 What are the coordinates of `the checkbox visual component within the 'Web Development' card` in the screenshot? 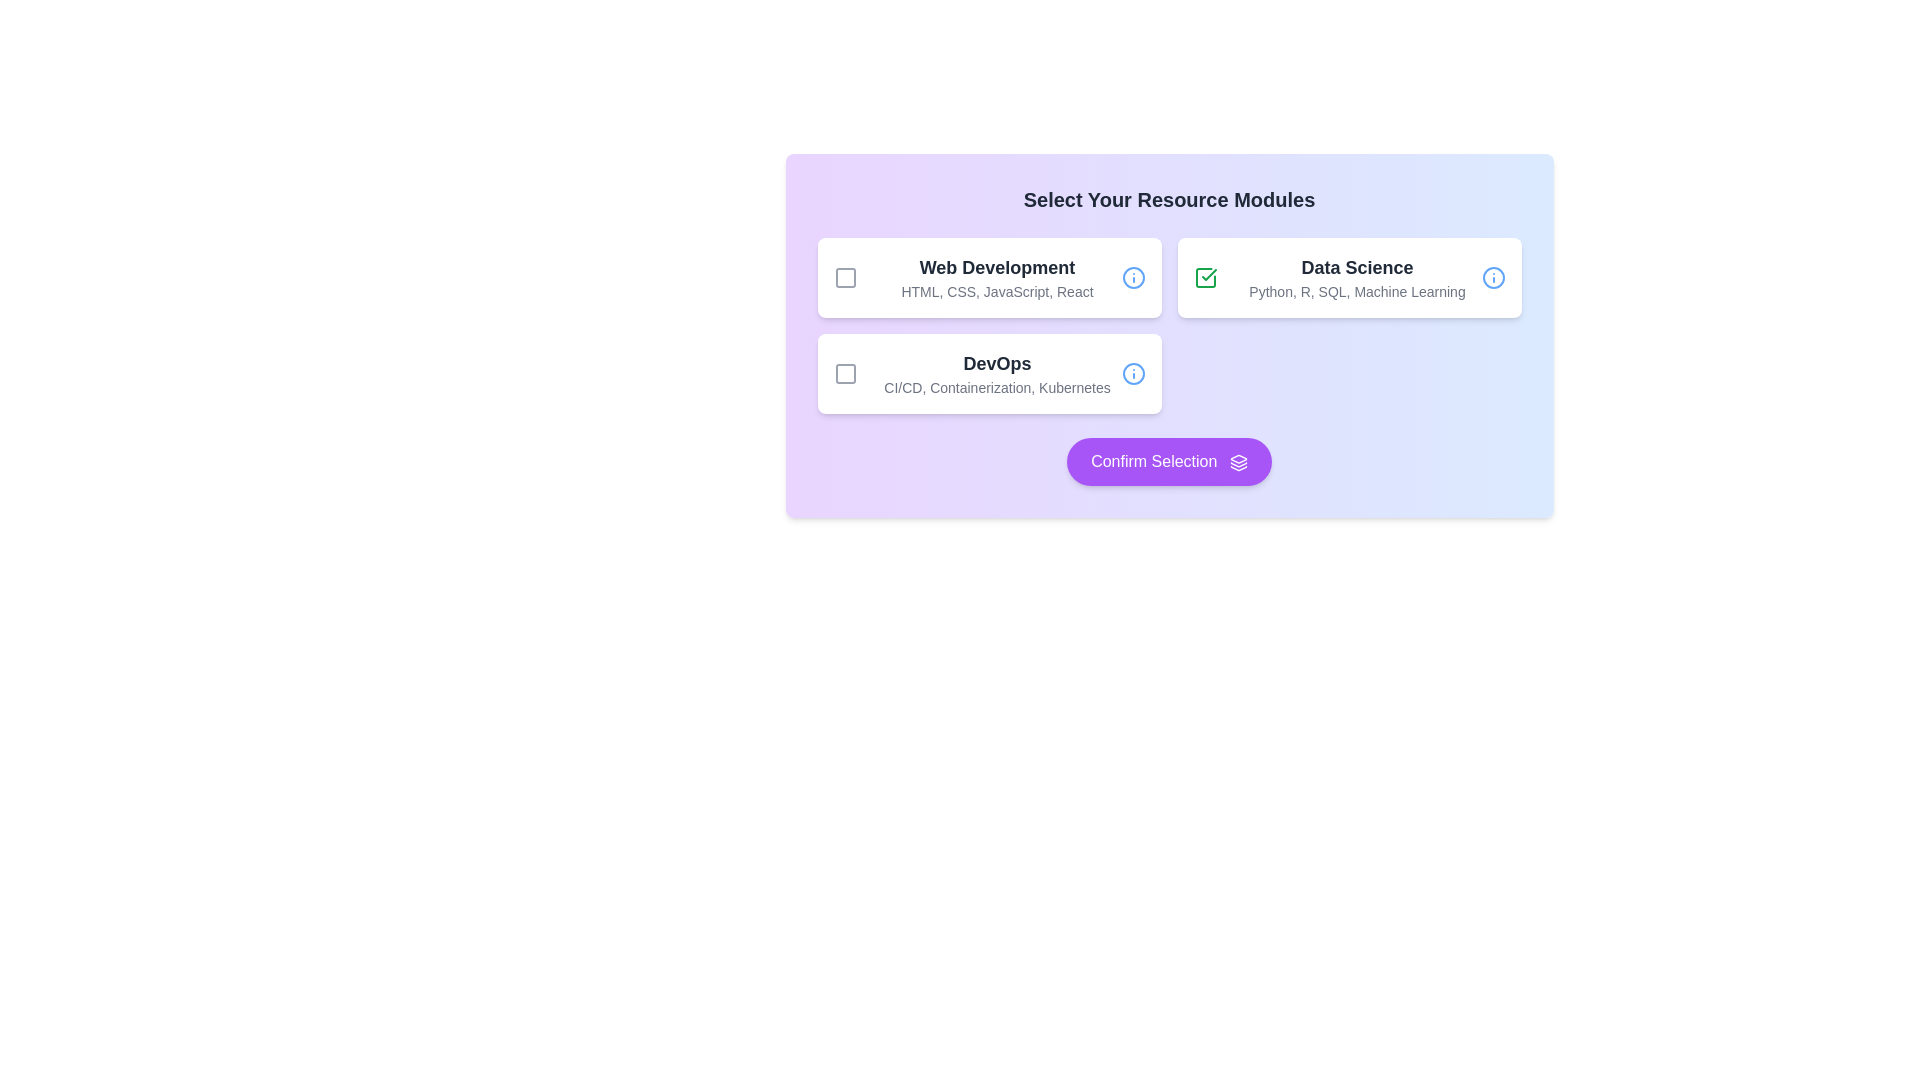 It's located at (845, 277).